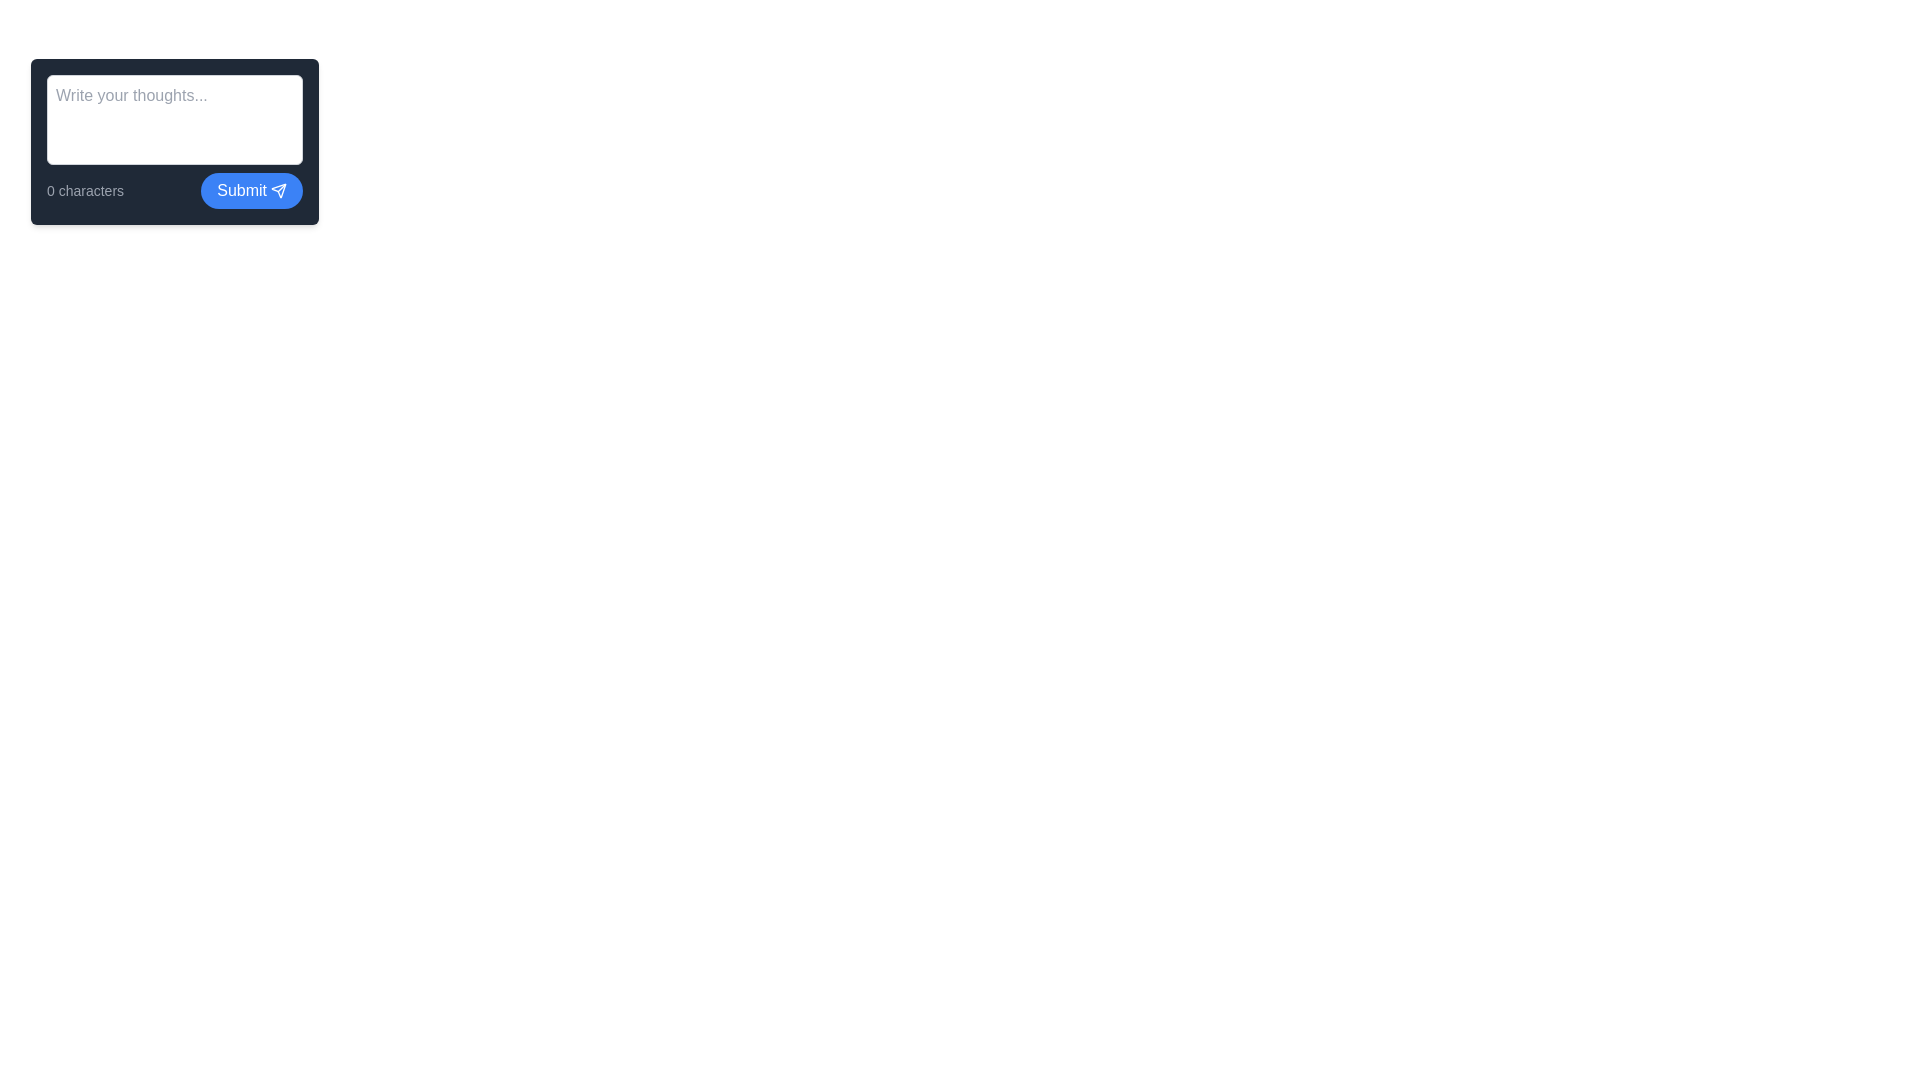  I want to click on the paper airplane icon, which is styled in white on a blue circular background and positioned at the right edge of the 'Submit' button, so click(277, 191).